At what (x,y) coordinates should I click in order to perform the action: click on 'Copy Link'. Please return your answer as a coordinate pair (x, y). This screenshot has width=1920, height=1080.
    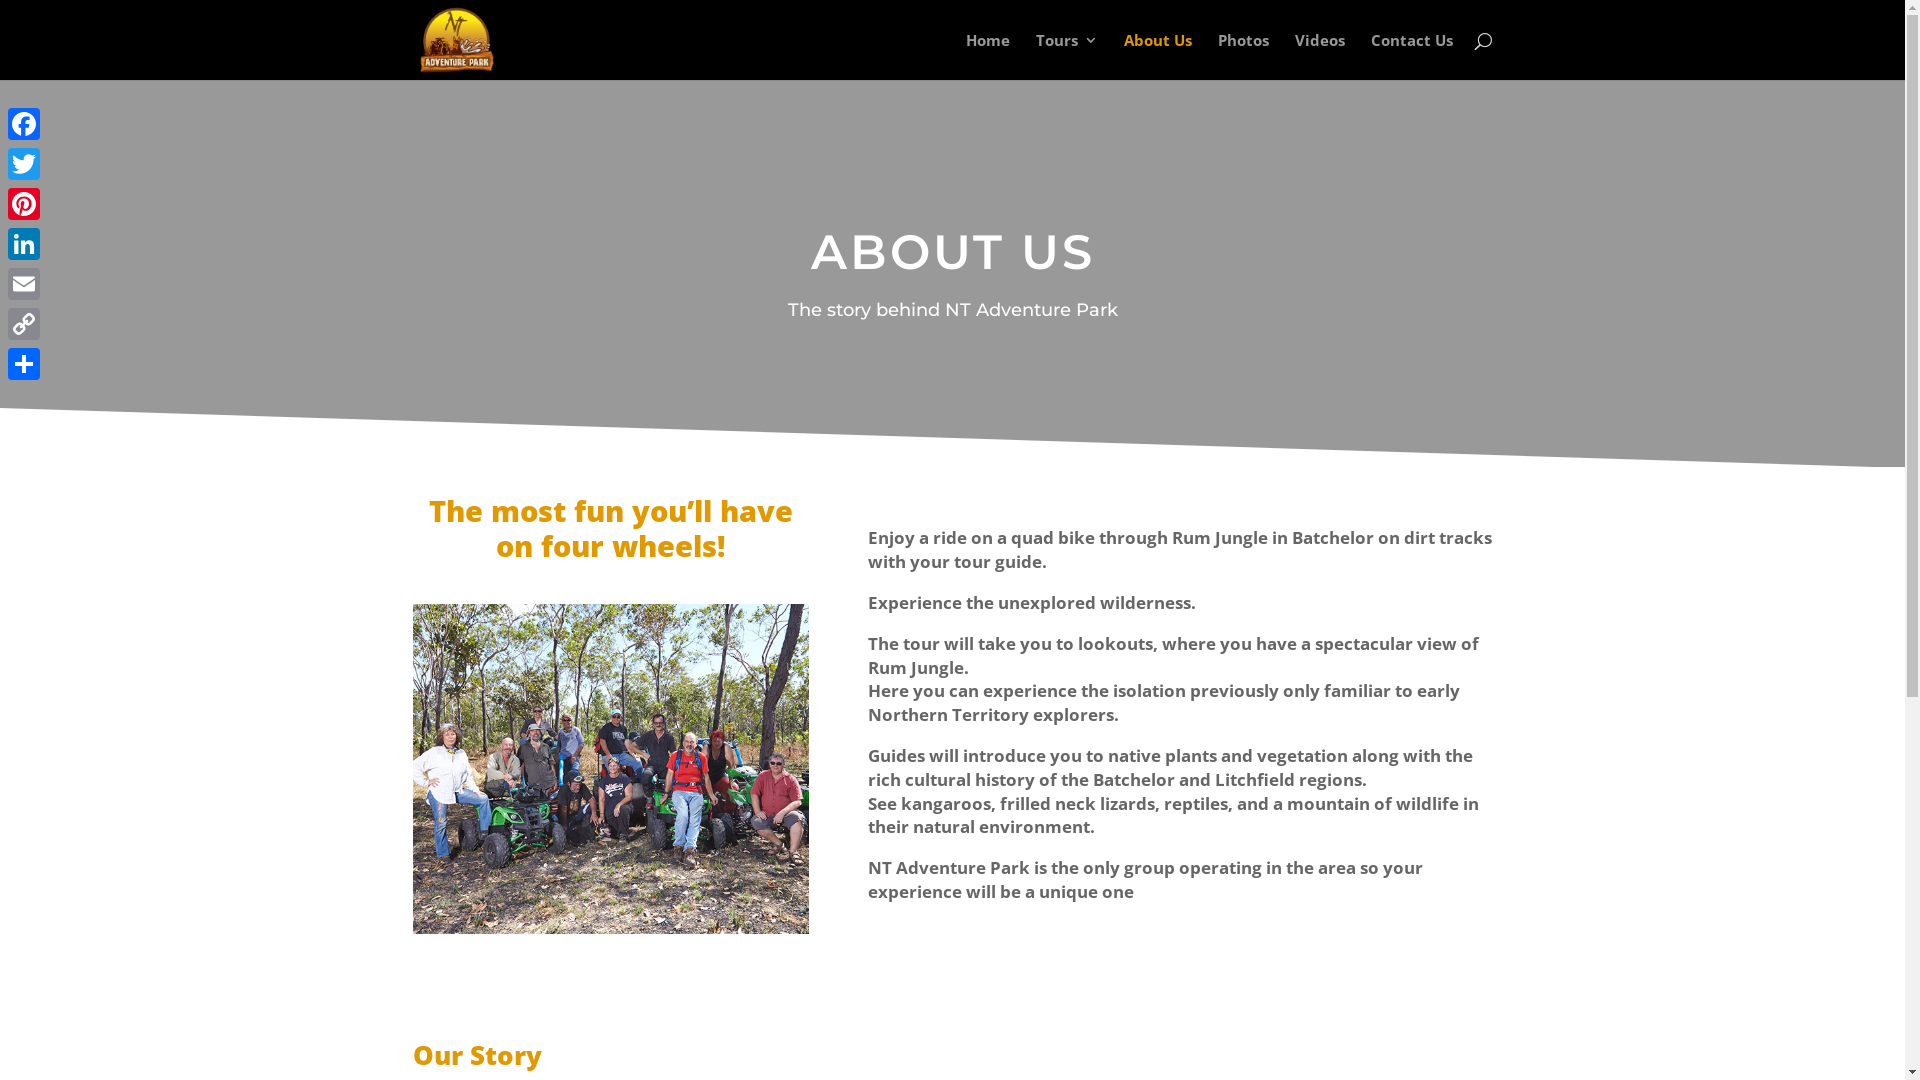
    Looking at the image, I should click on (24, 323).